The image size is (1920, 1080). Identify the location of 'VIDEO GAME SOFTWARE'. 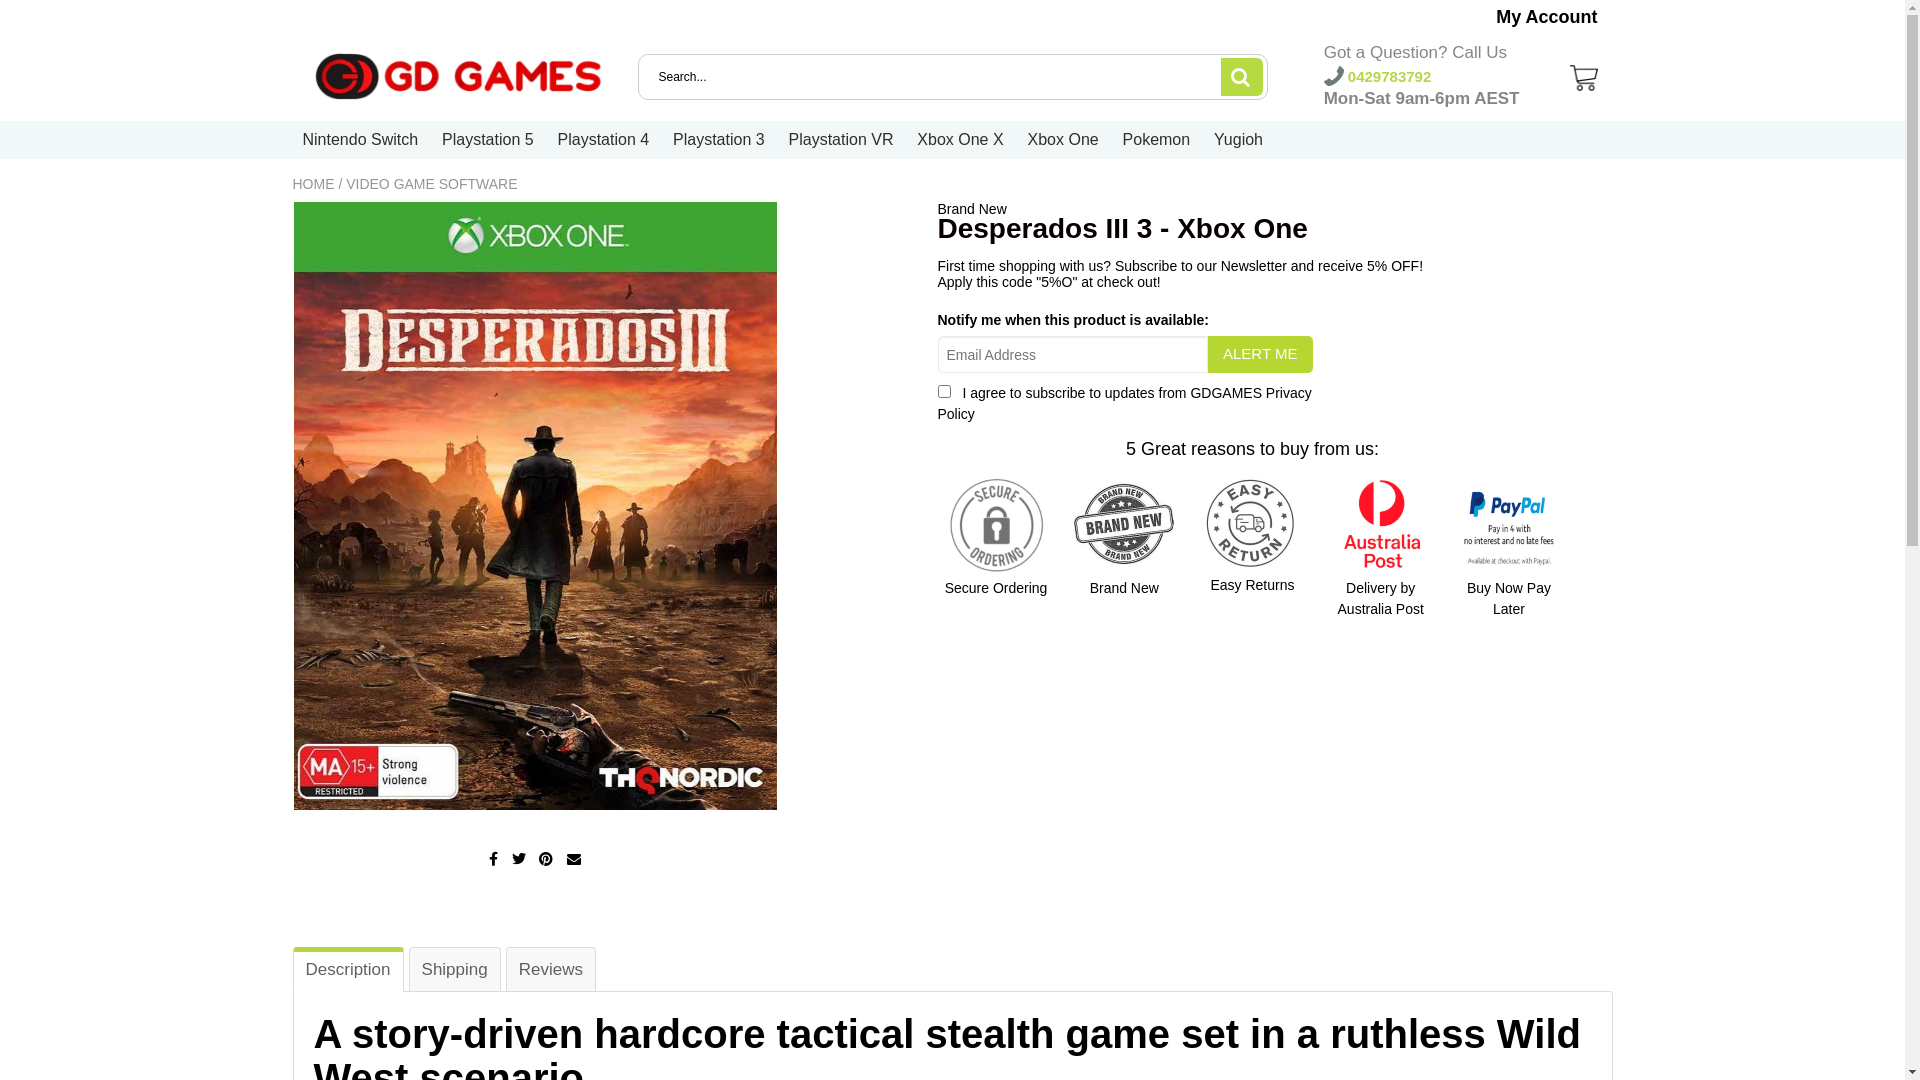
(430, 184).